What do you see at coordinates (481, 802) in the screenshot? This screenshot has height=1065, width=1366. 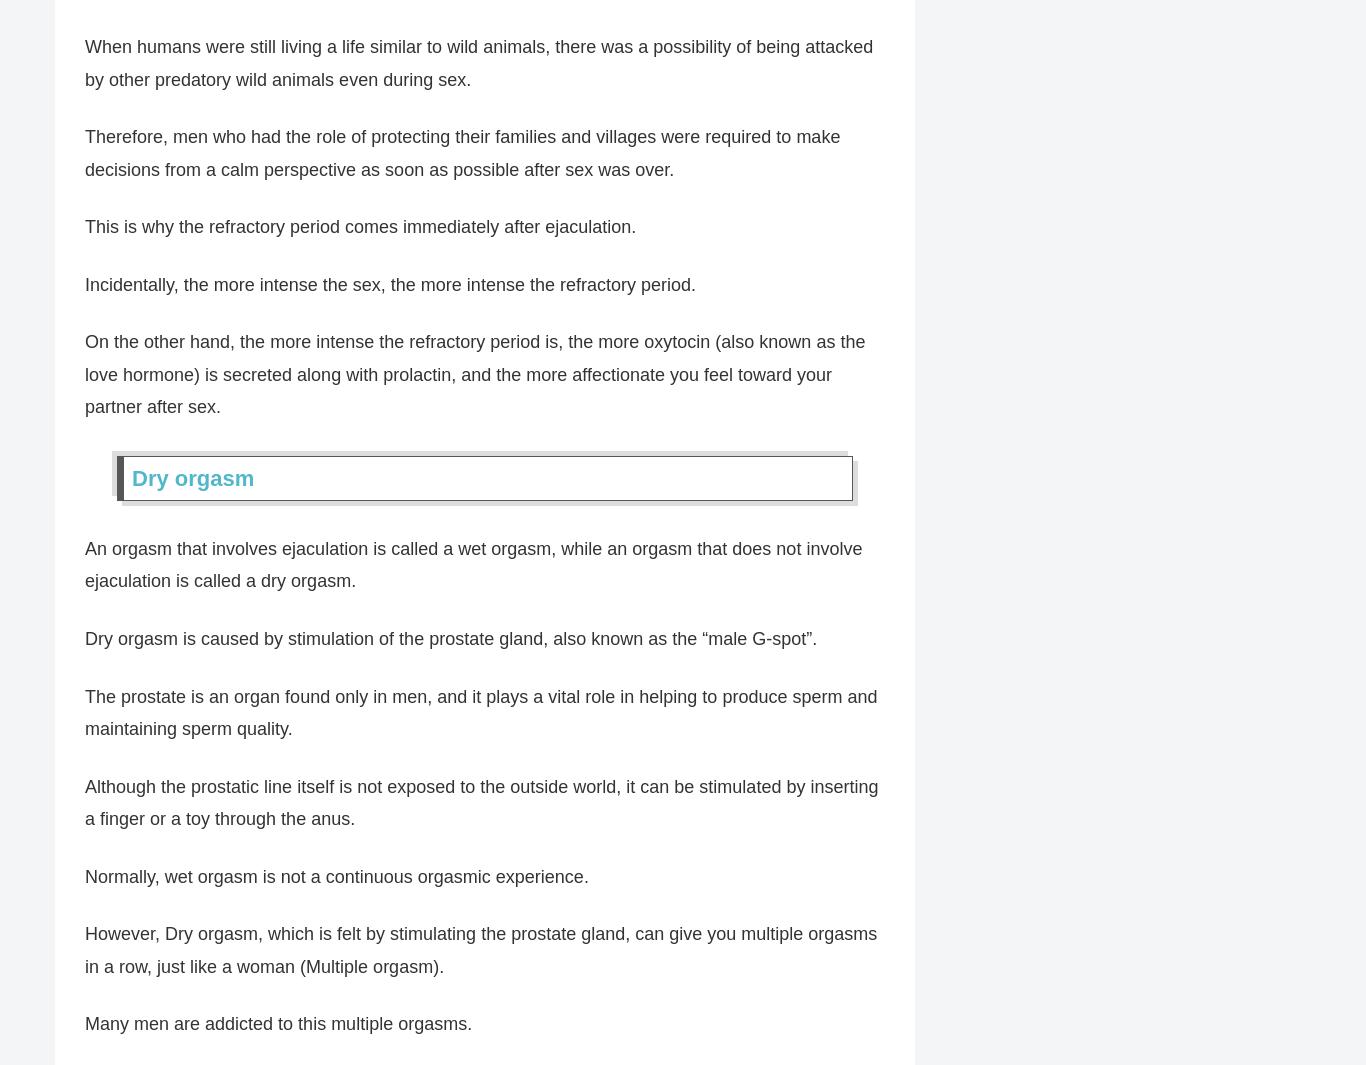 I see `'Although the prostatic line itself is not exposed to the outside world, it can be stimulated by inserting a finger or a toy through the anus.'` at bounding box center [481, 802].